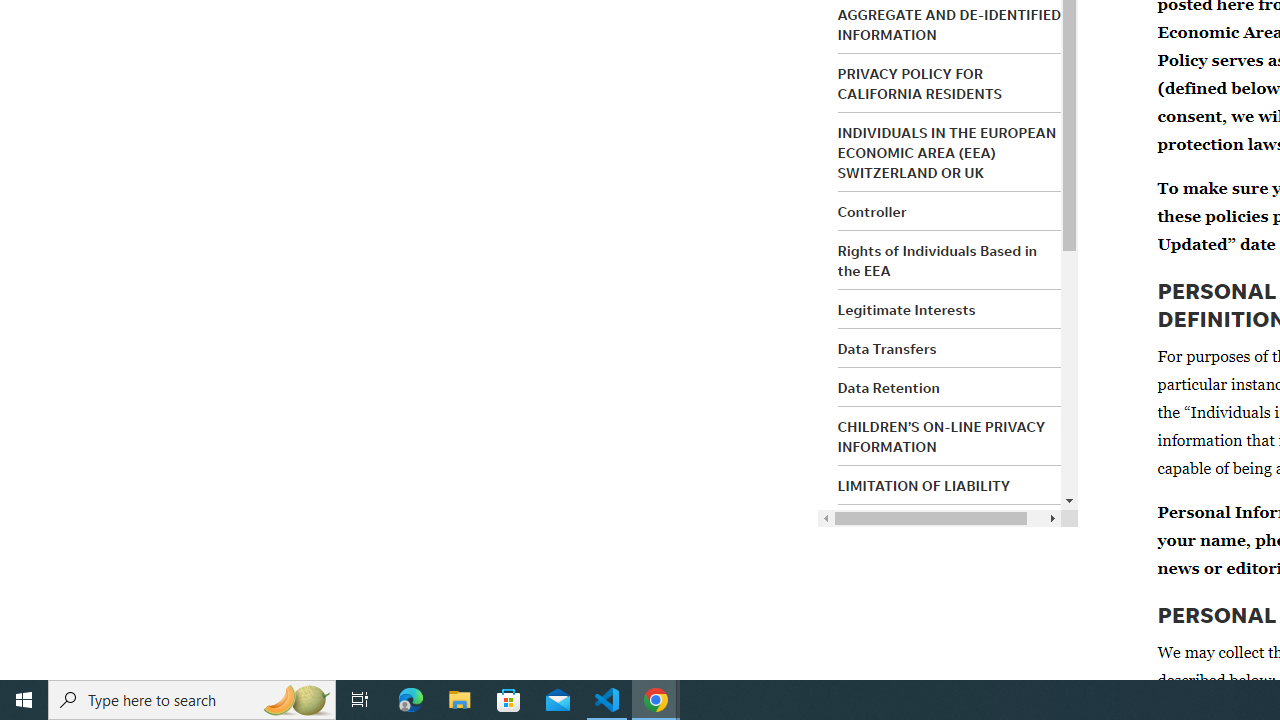  Describe the element at coordinates (905, 309) in the screenshot. I see `'Legitimate Interests'` at that location.